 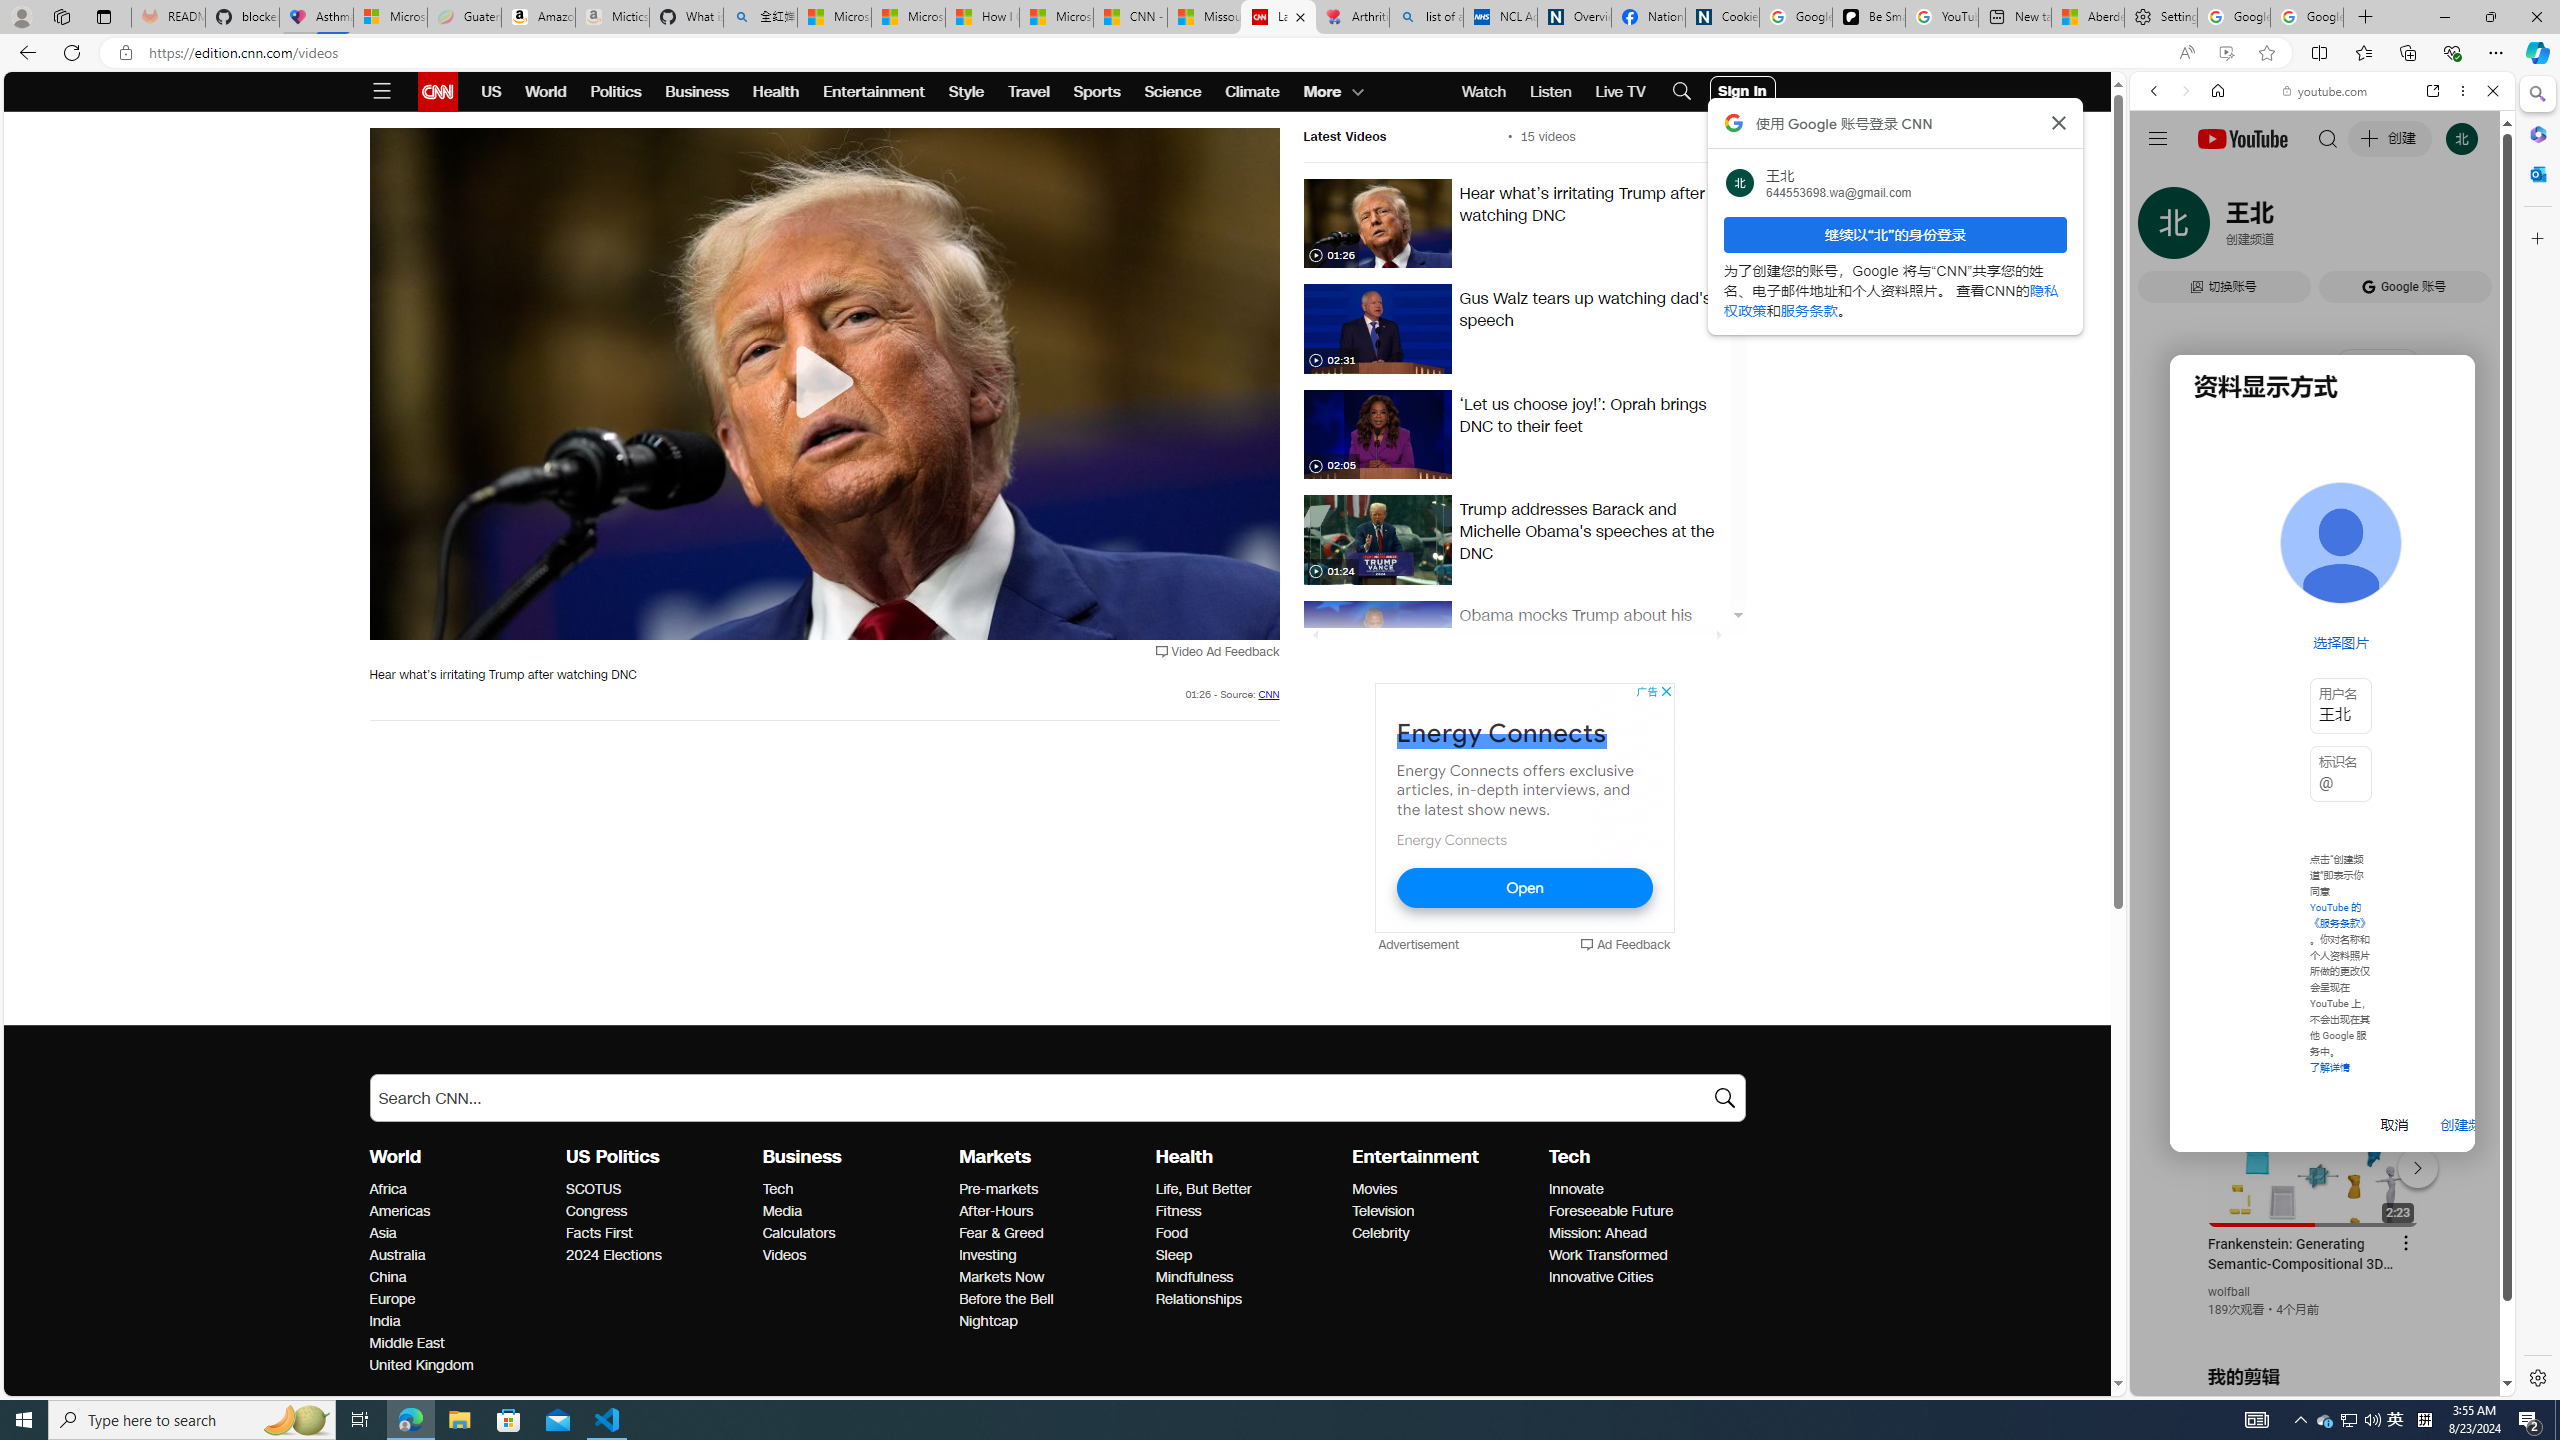 What do you see at coordinates (1178, 1210) in the screenshot?
I see `'Health Fitness'` at bounding box center [1178, 1210].